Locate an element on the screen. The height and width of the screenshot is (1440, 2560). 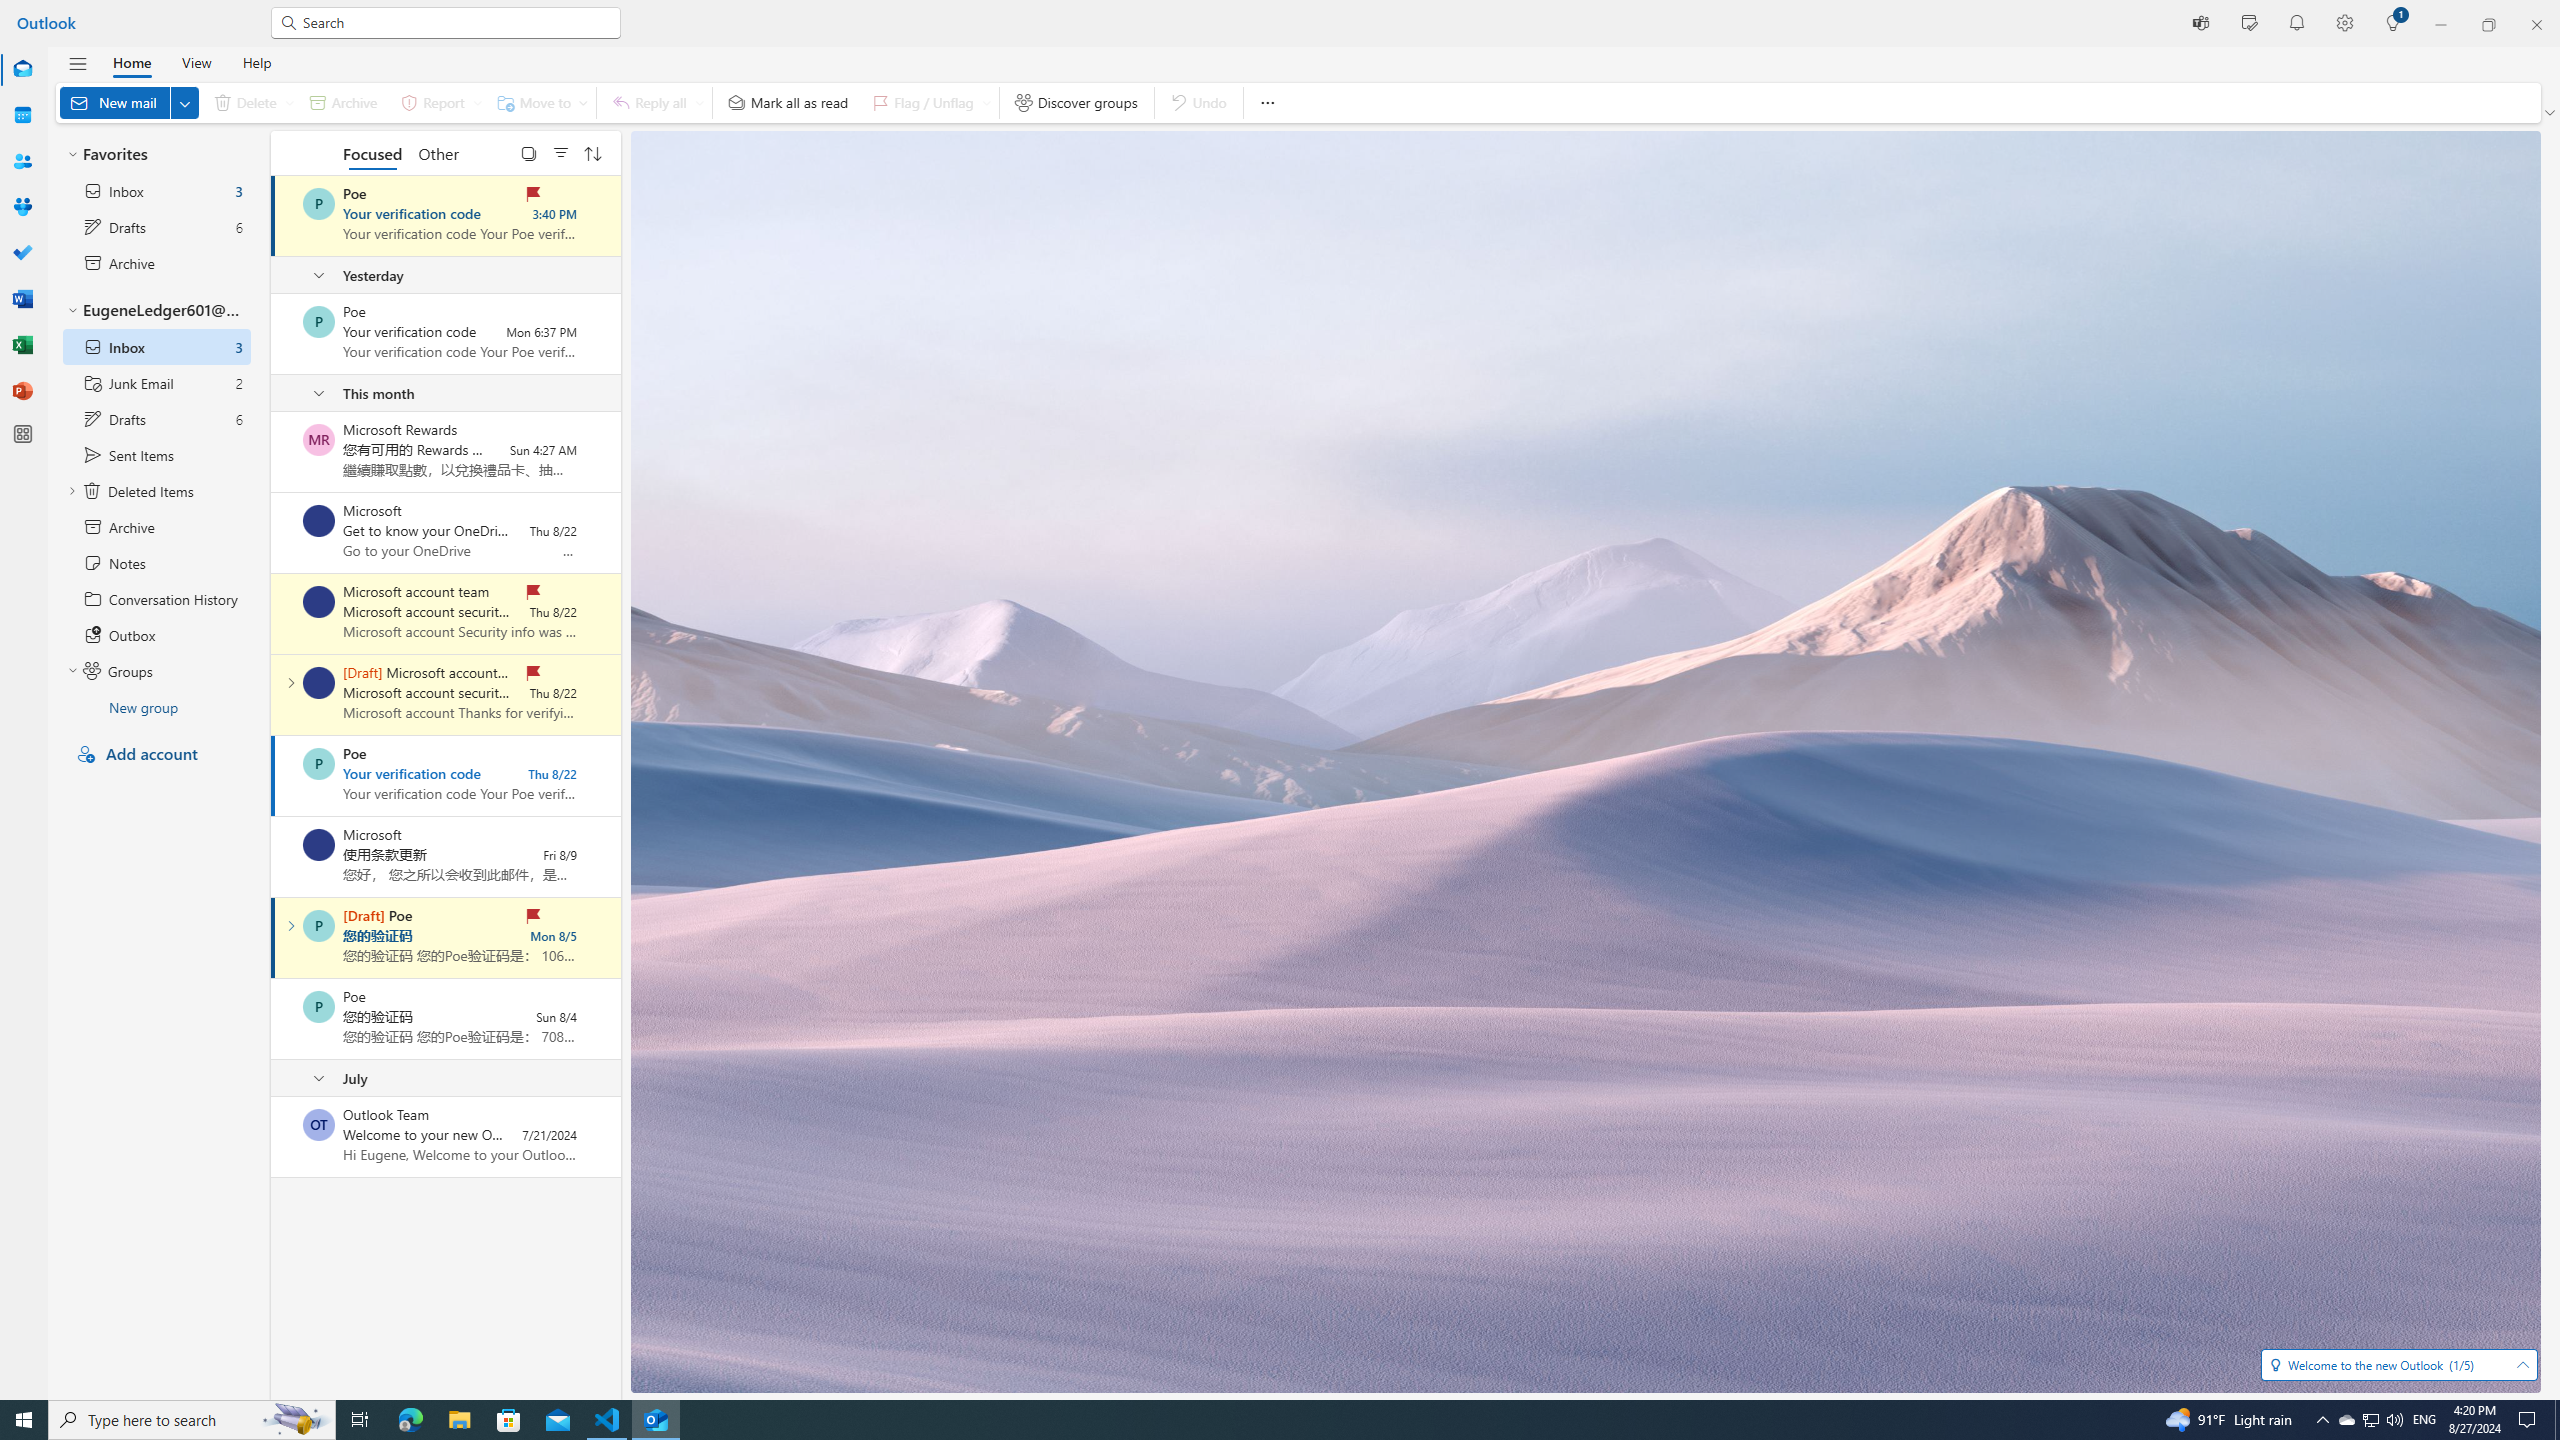
'New mail' is located at coordinates (129, 102).